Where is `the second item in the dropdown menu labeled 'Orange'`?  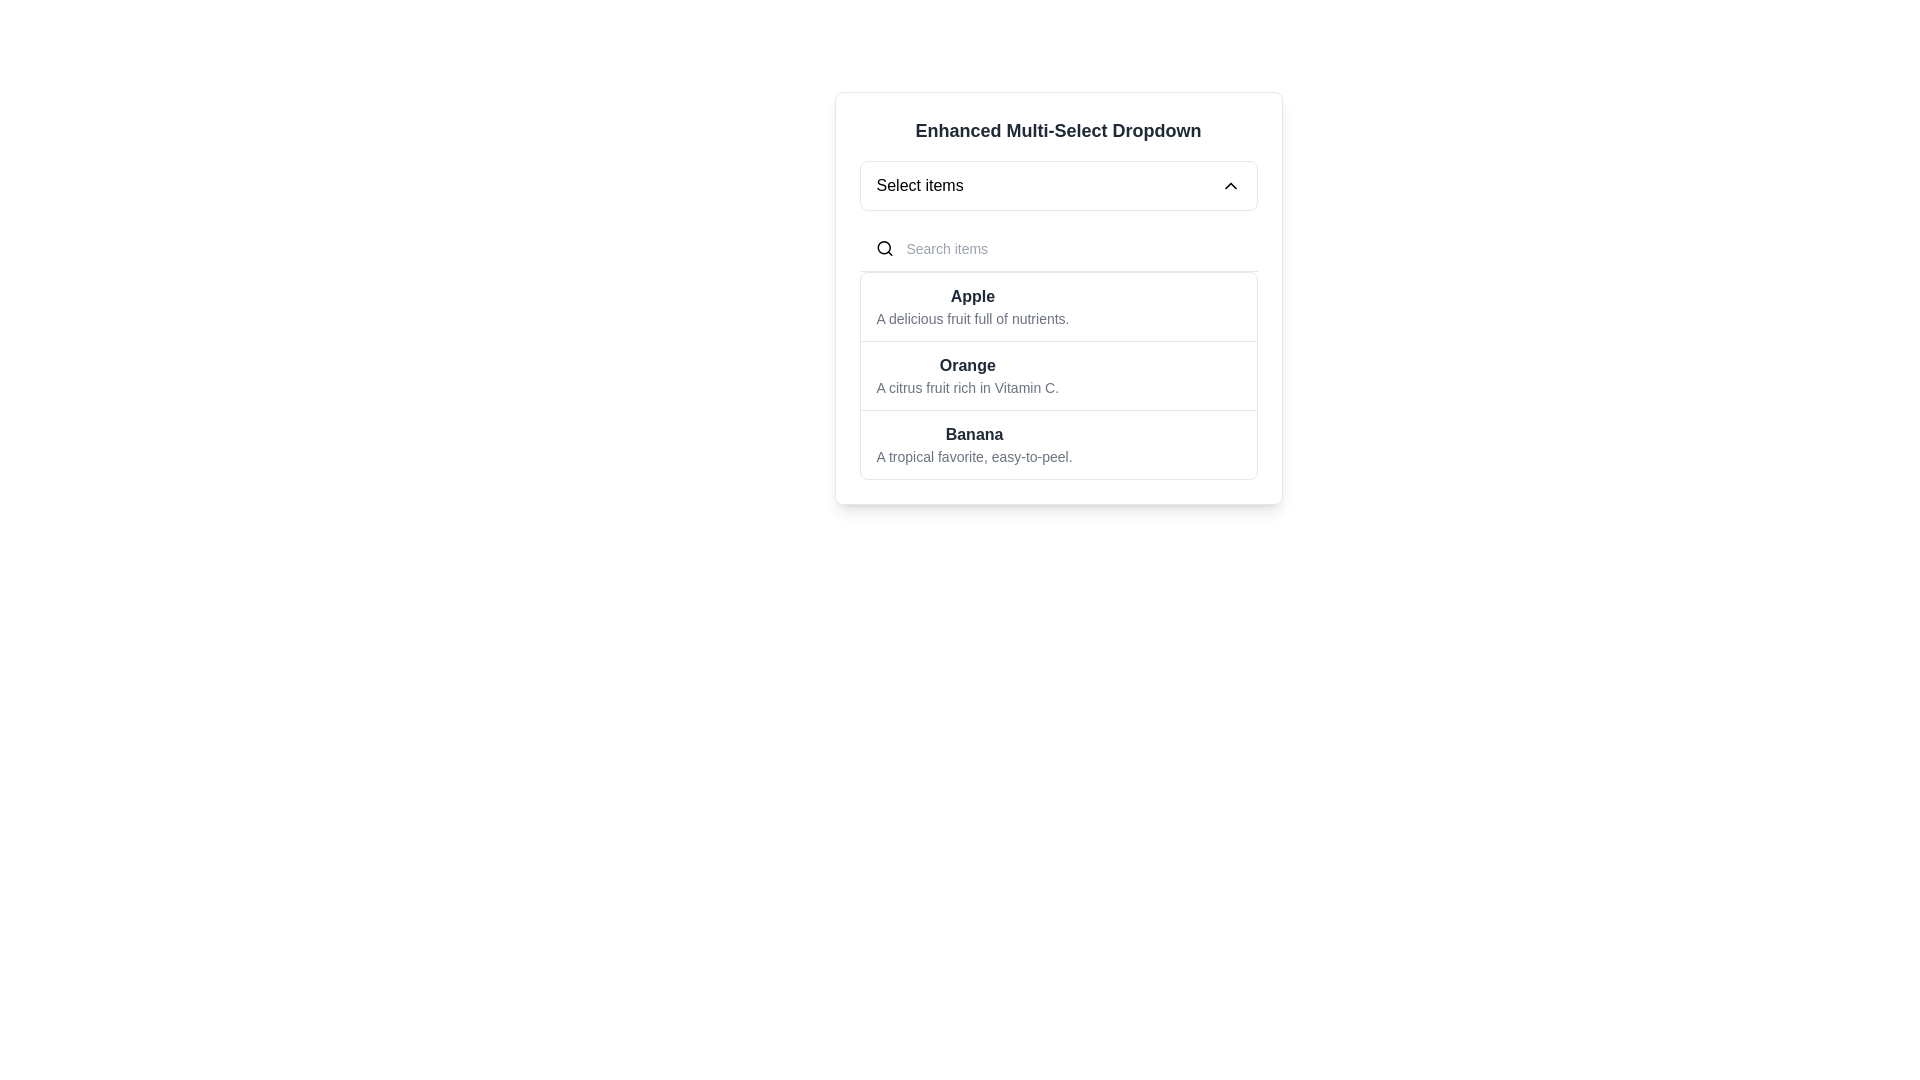 the second item in the dropdown menu labeled 'Orange' is located at coordinates (1057, 375).